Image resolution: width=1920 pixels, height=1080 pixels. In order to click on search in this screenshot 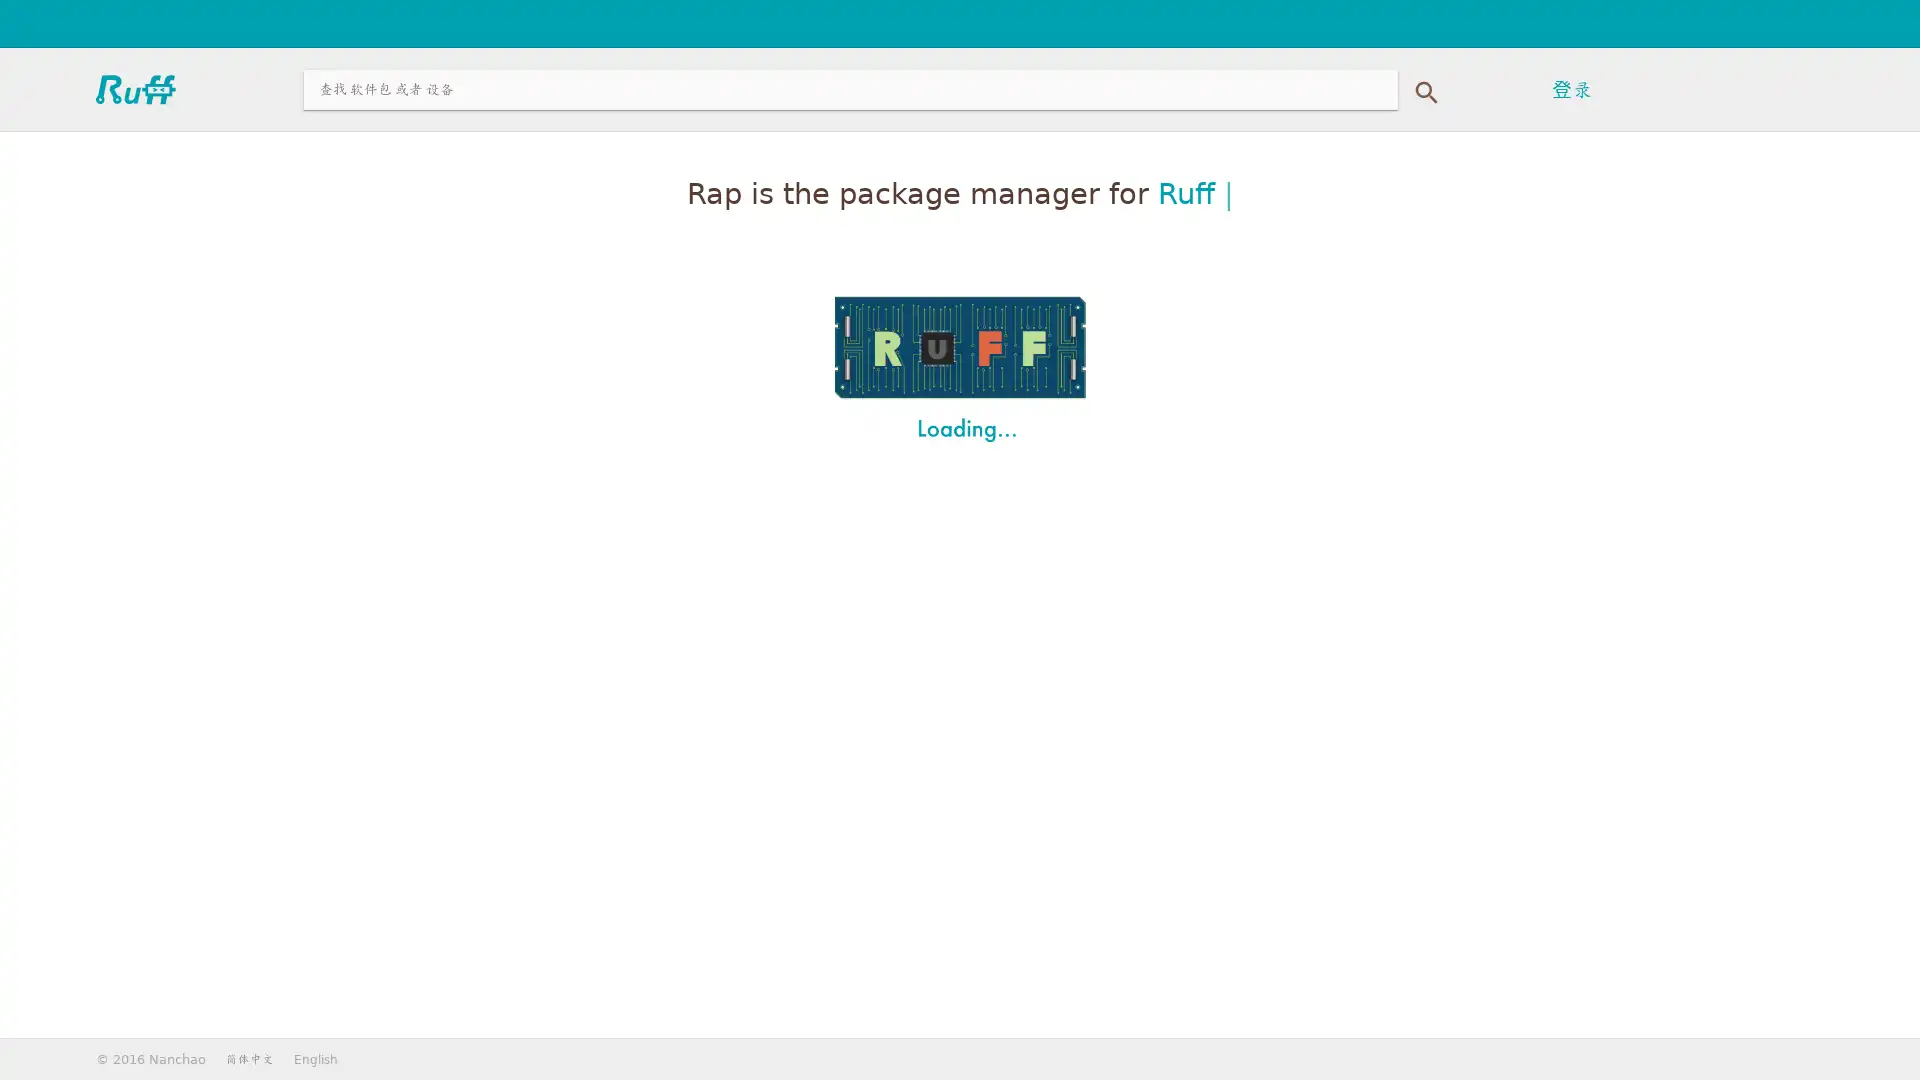, I will do `click(1423, 87)`.